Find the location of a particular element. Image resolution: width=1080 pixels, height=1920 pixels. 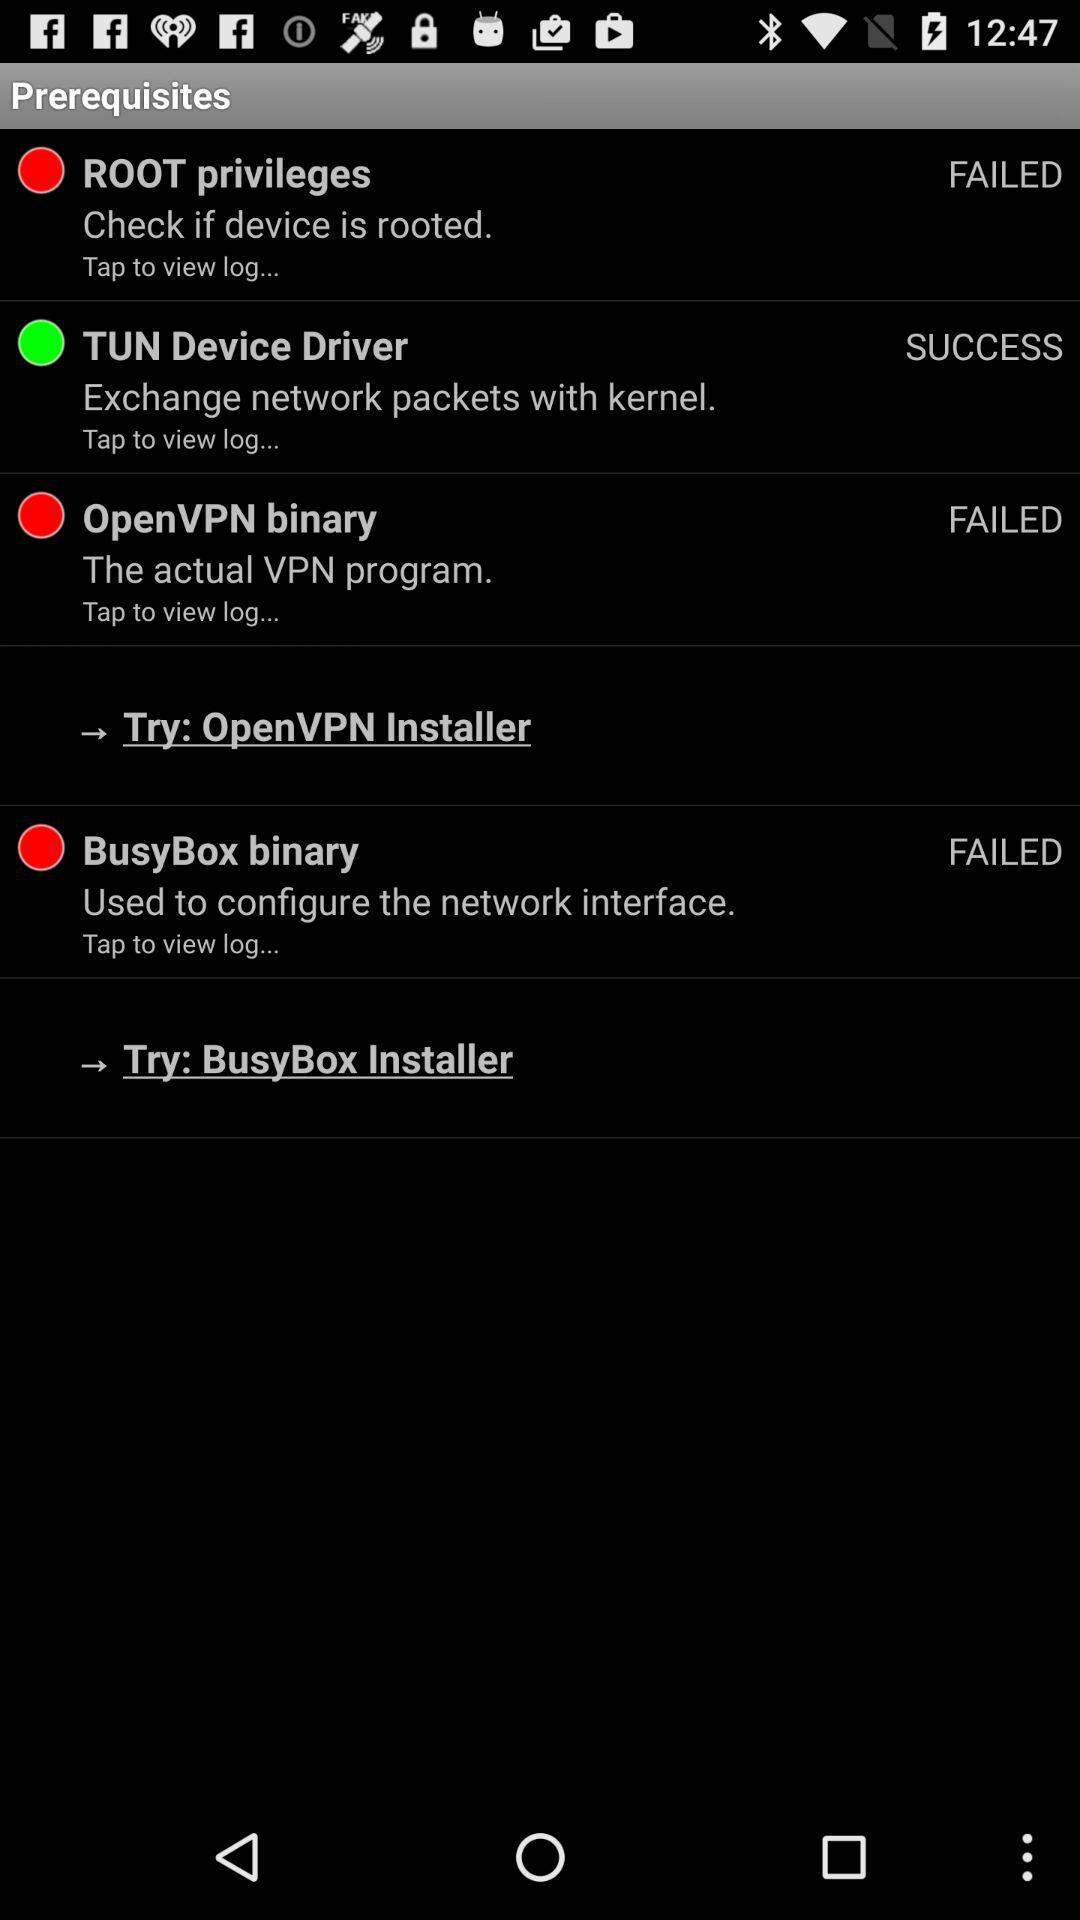

the check if device icon is located at coordinates (573, 223).